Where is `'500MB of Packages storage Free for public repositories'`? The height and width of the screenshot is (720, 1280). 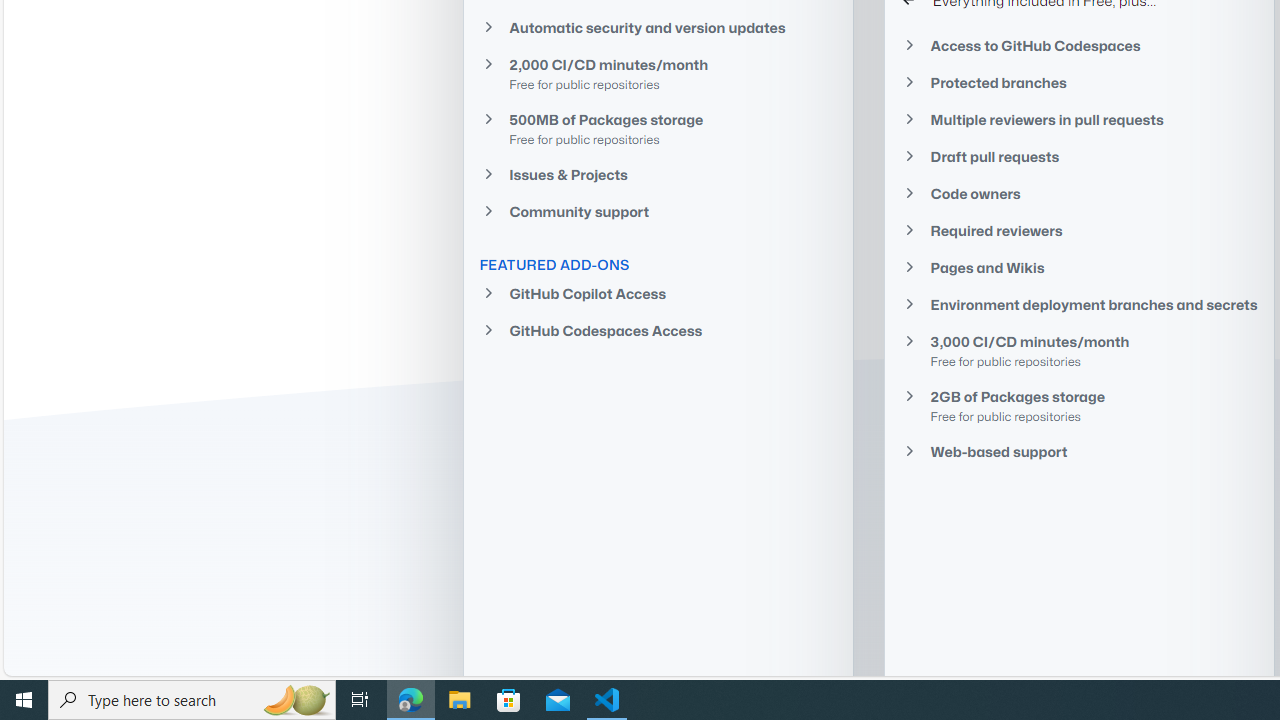 '500MB of Packages storage Free for public repositories' is located at coordinates (657, 128).